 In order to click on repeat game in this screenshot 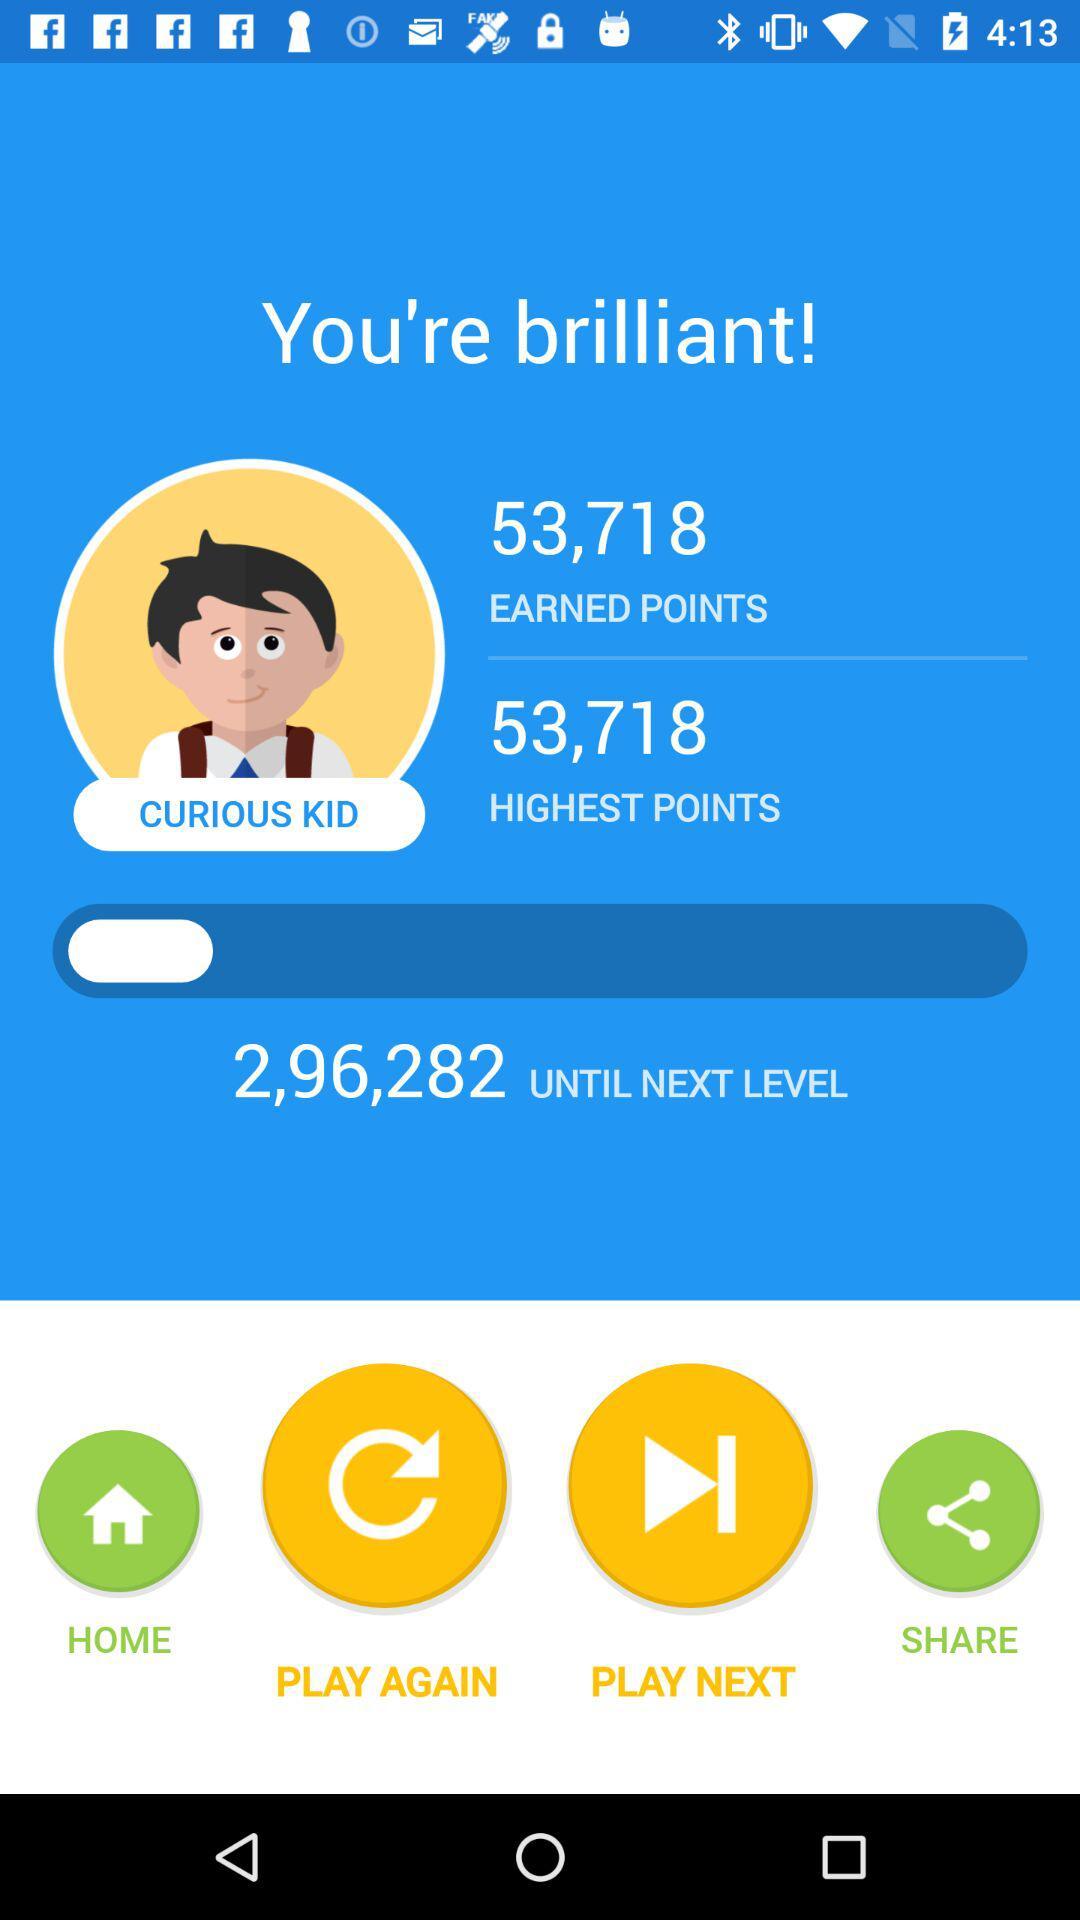, I will do `click(386, 1489)`.